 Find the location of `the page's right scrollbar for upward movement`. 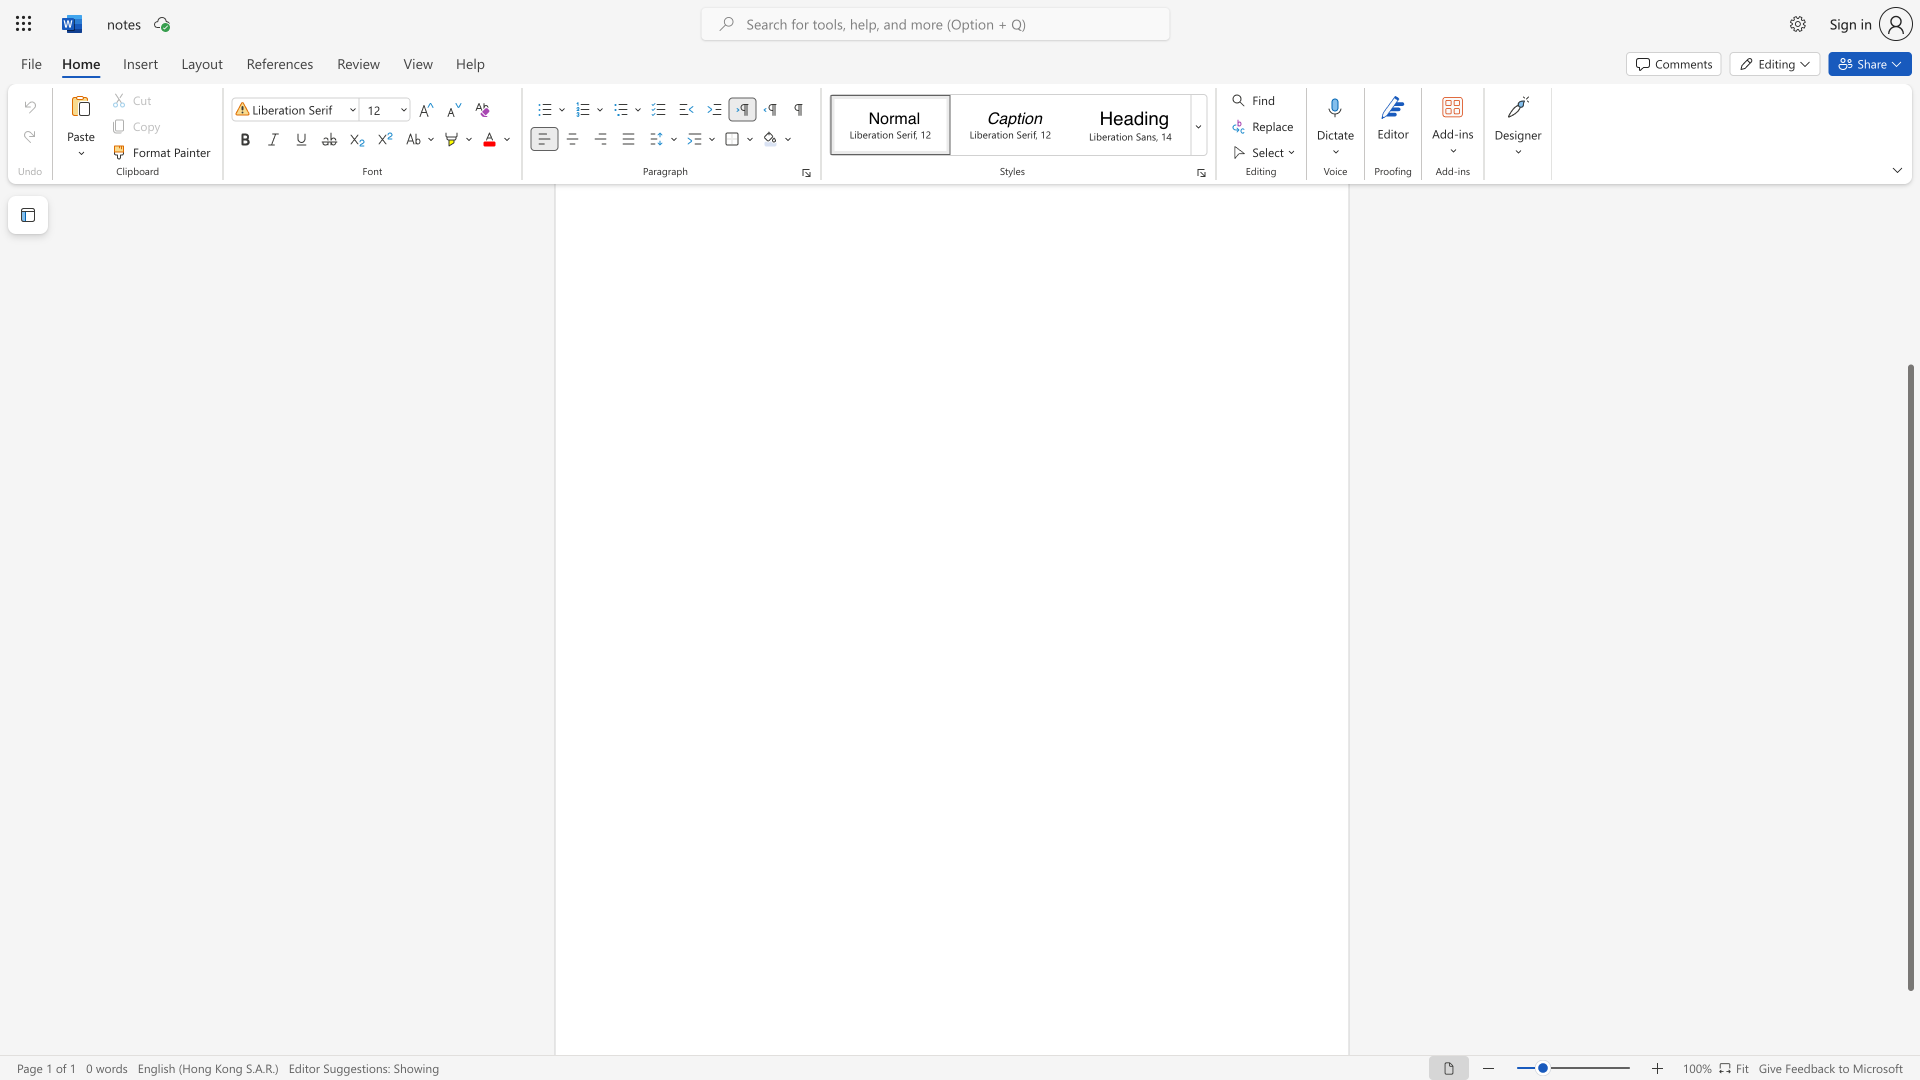

the page's right scrollbar for upward movement is located at coordinates (1909, 270).